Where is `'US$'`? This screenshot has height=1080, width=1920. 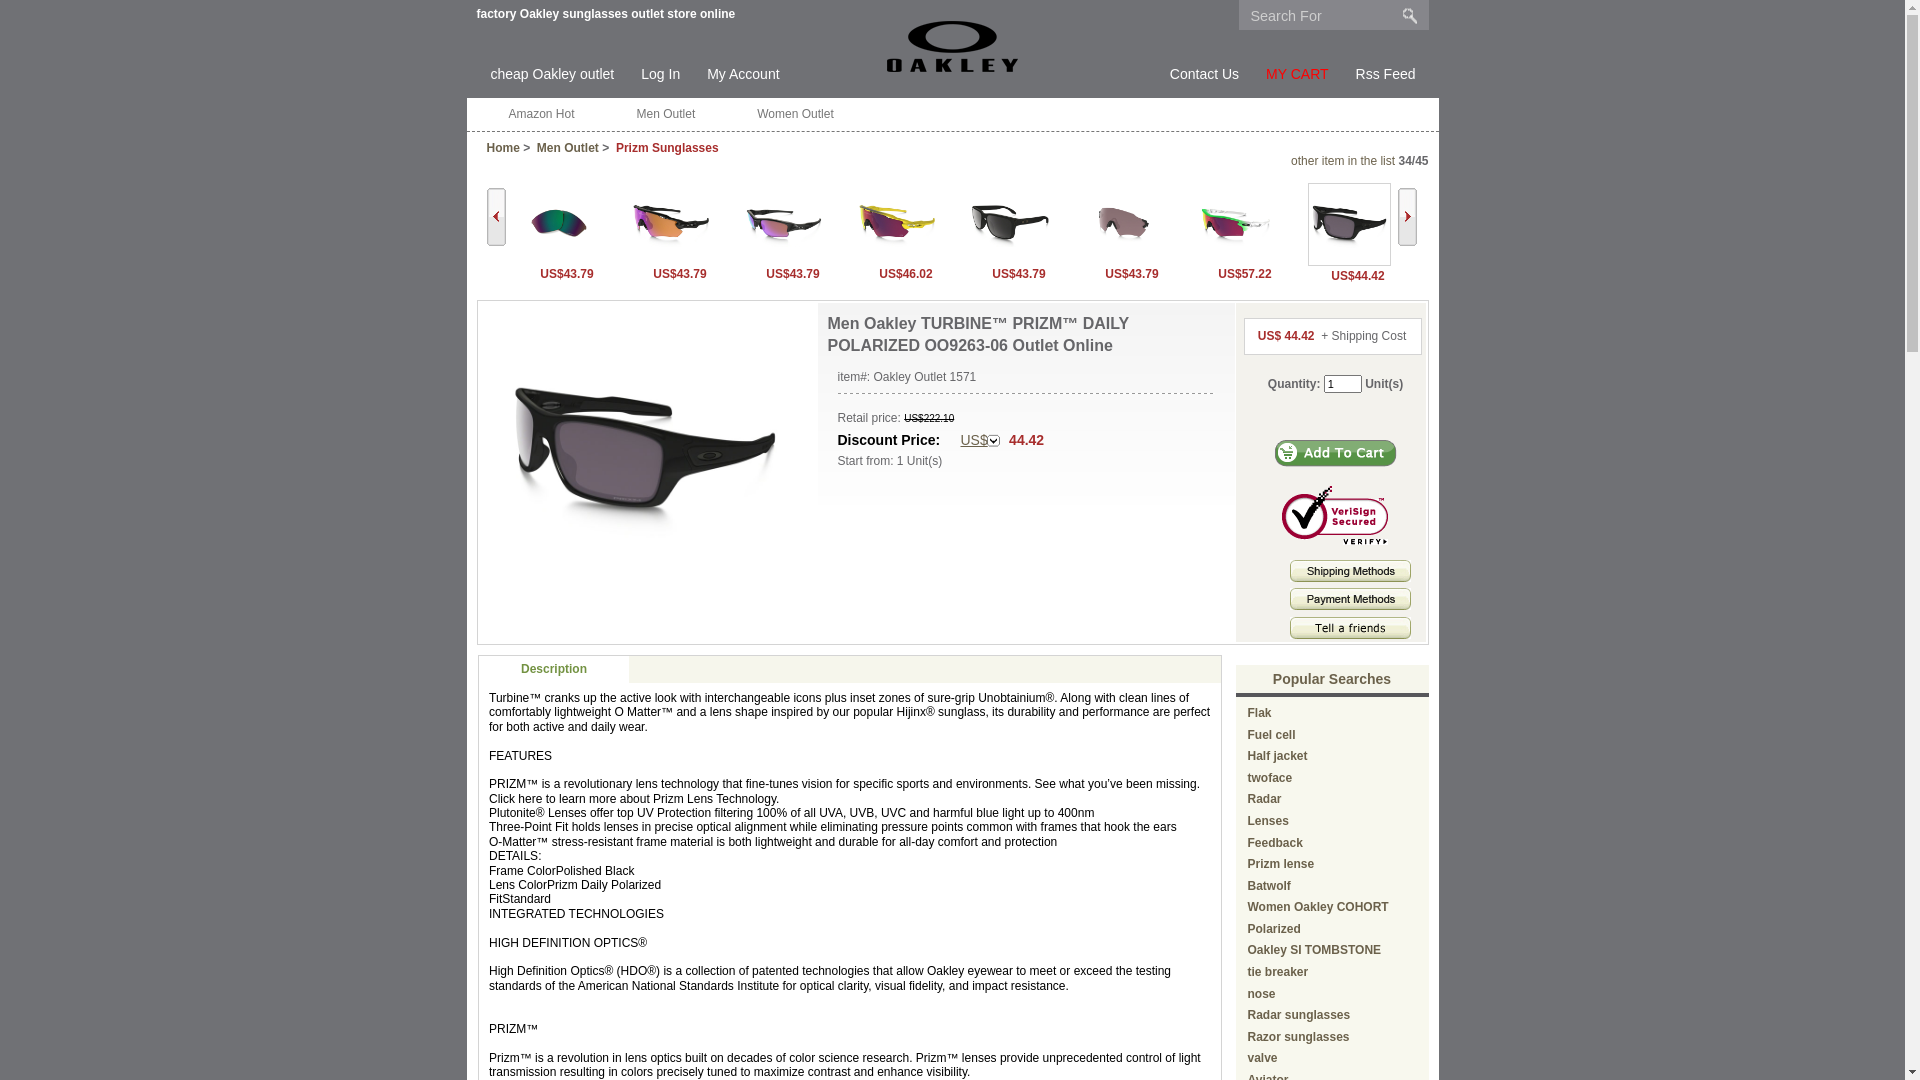
'US$' is located at coordinates (979, 439).